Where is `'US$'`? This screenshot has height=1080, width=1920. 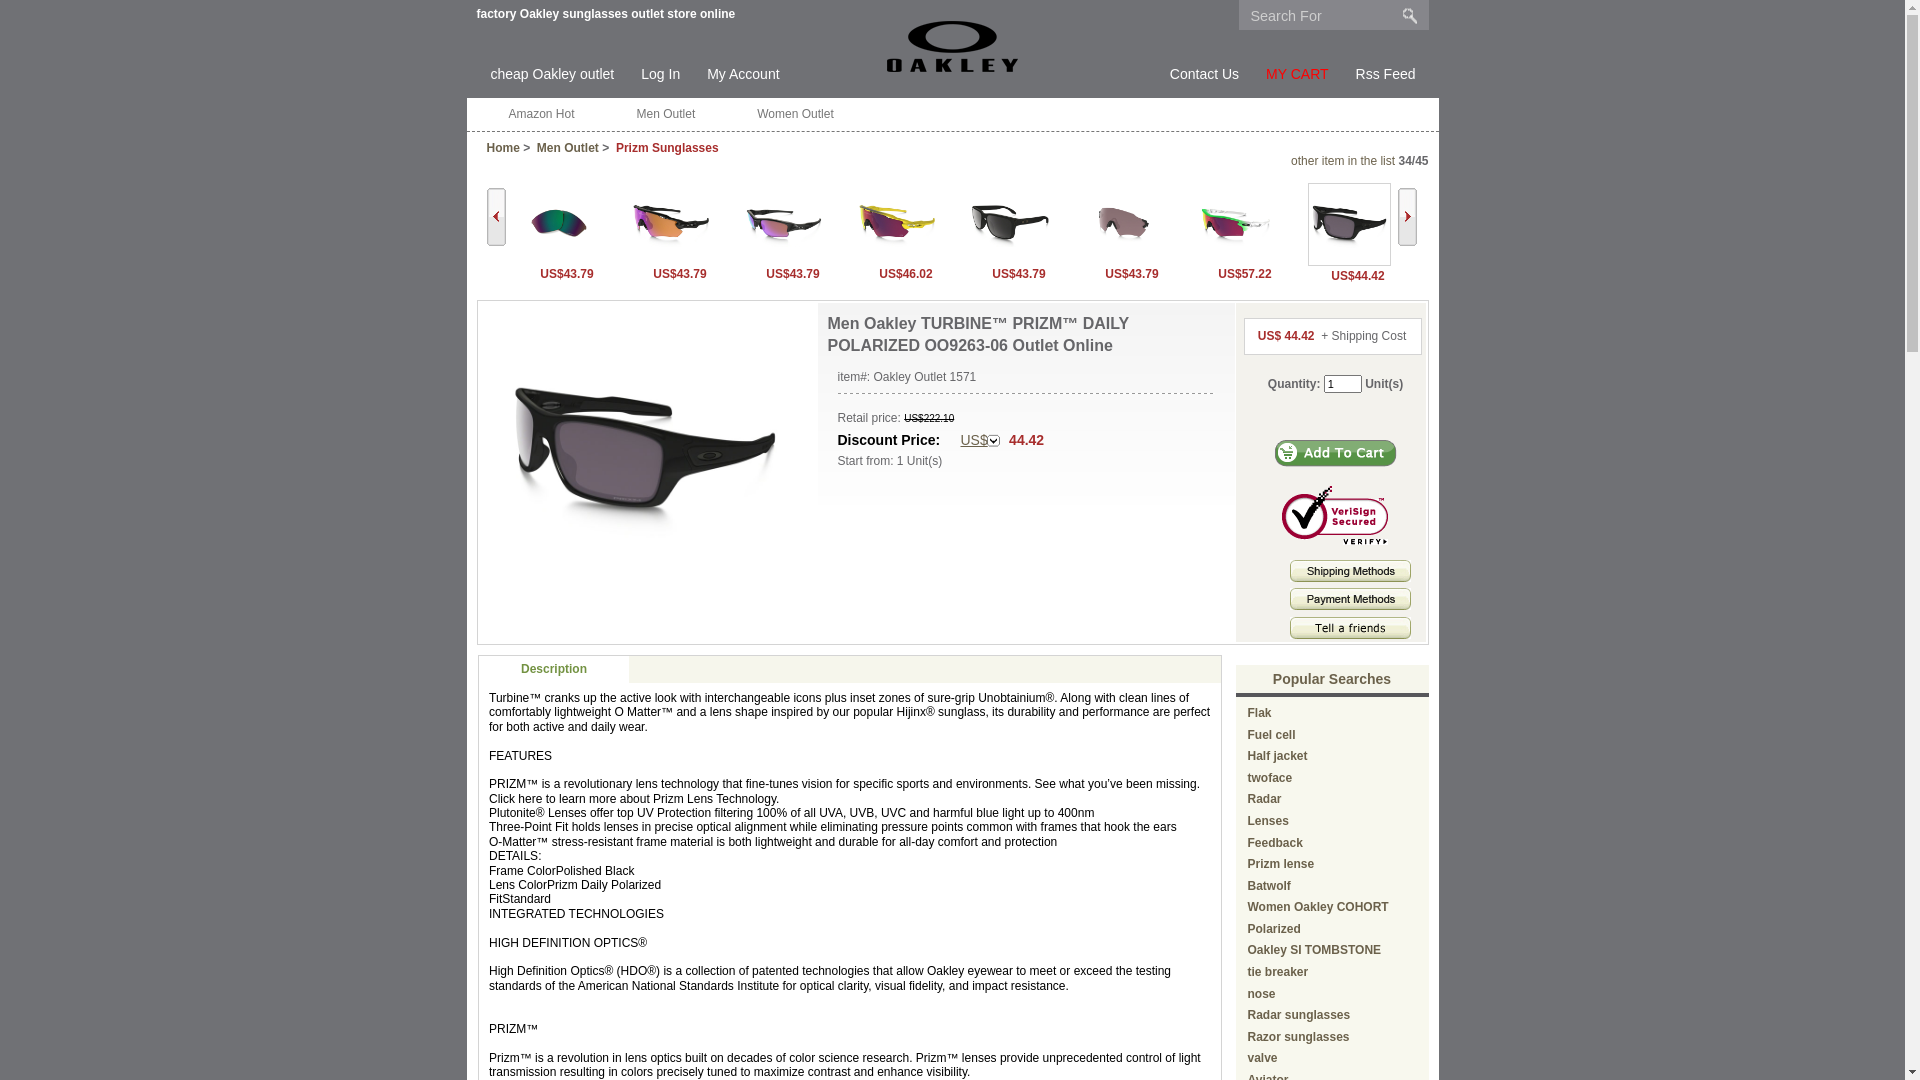
'US$' is located at coordinates (979, 439).